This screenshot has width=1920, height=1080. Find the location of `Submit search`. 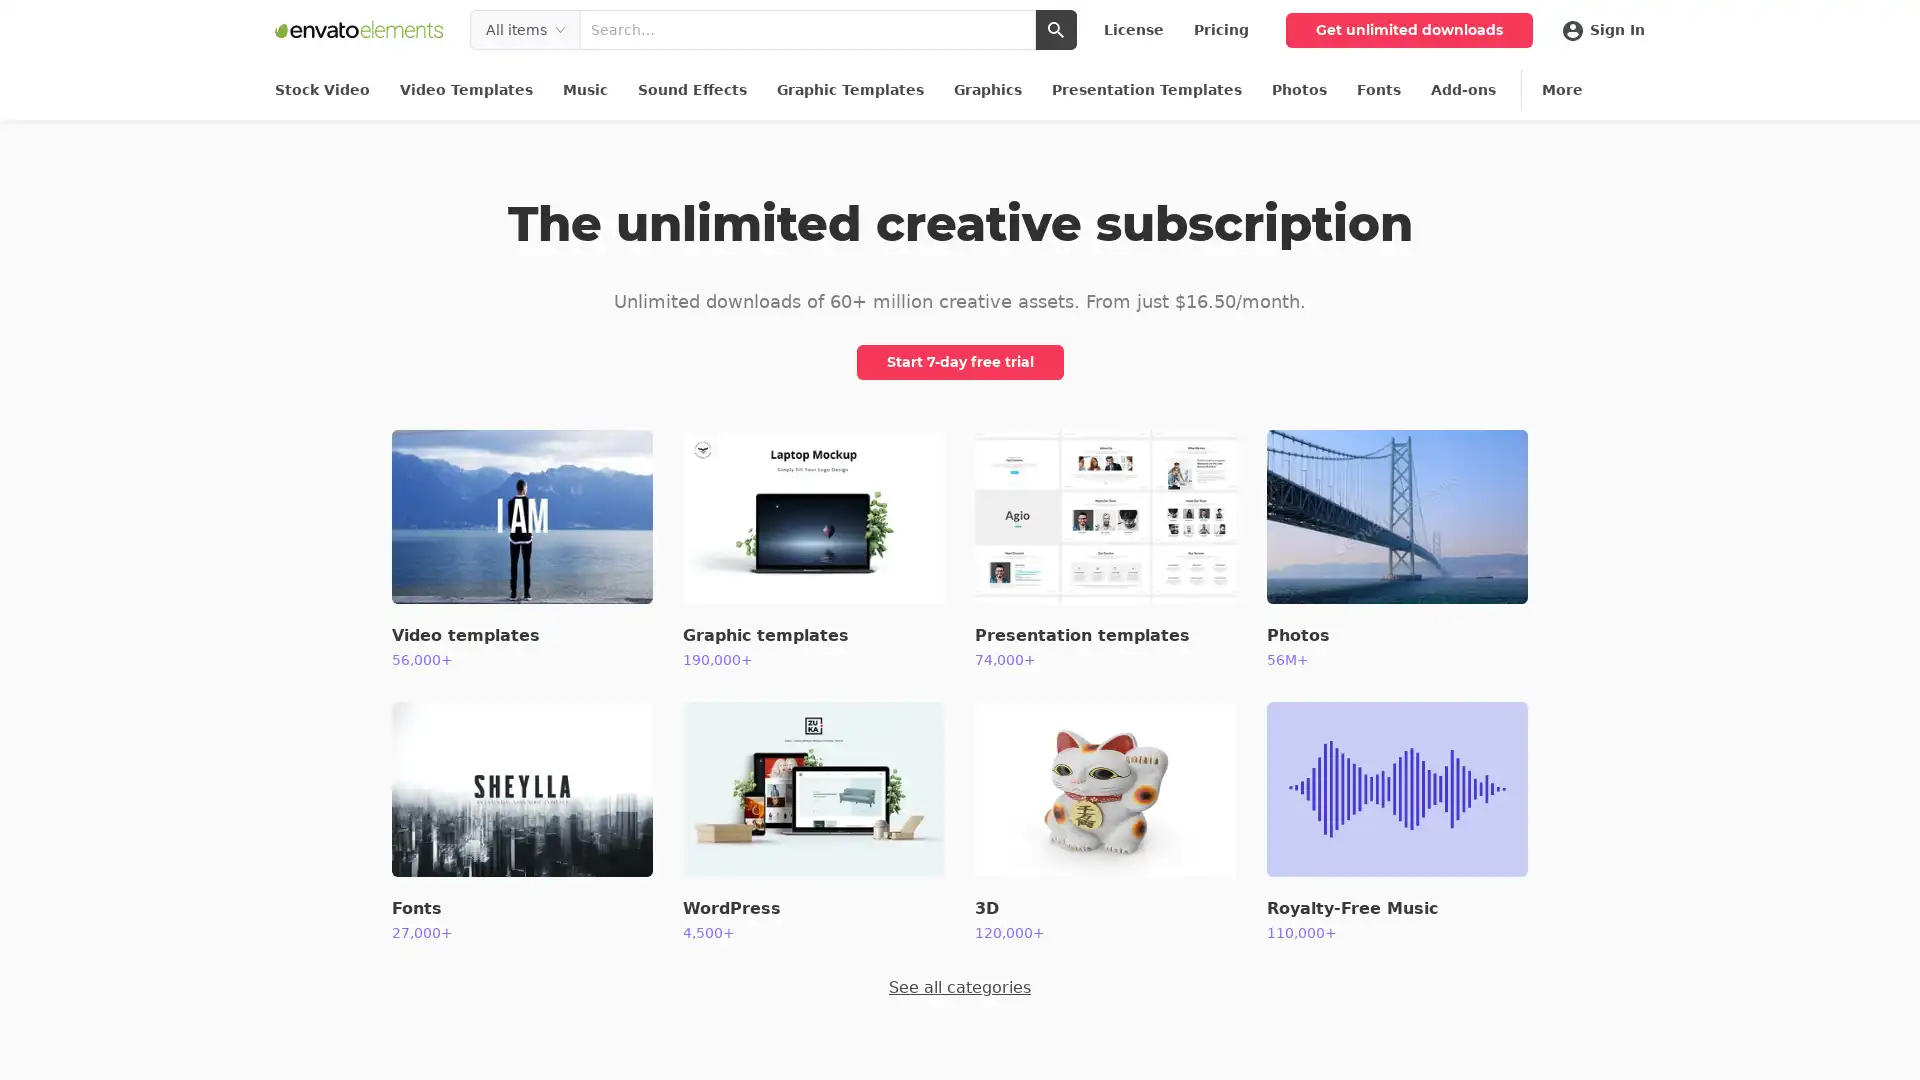

Submit search is located at coordinates (1055, 30).